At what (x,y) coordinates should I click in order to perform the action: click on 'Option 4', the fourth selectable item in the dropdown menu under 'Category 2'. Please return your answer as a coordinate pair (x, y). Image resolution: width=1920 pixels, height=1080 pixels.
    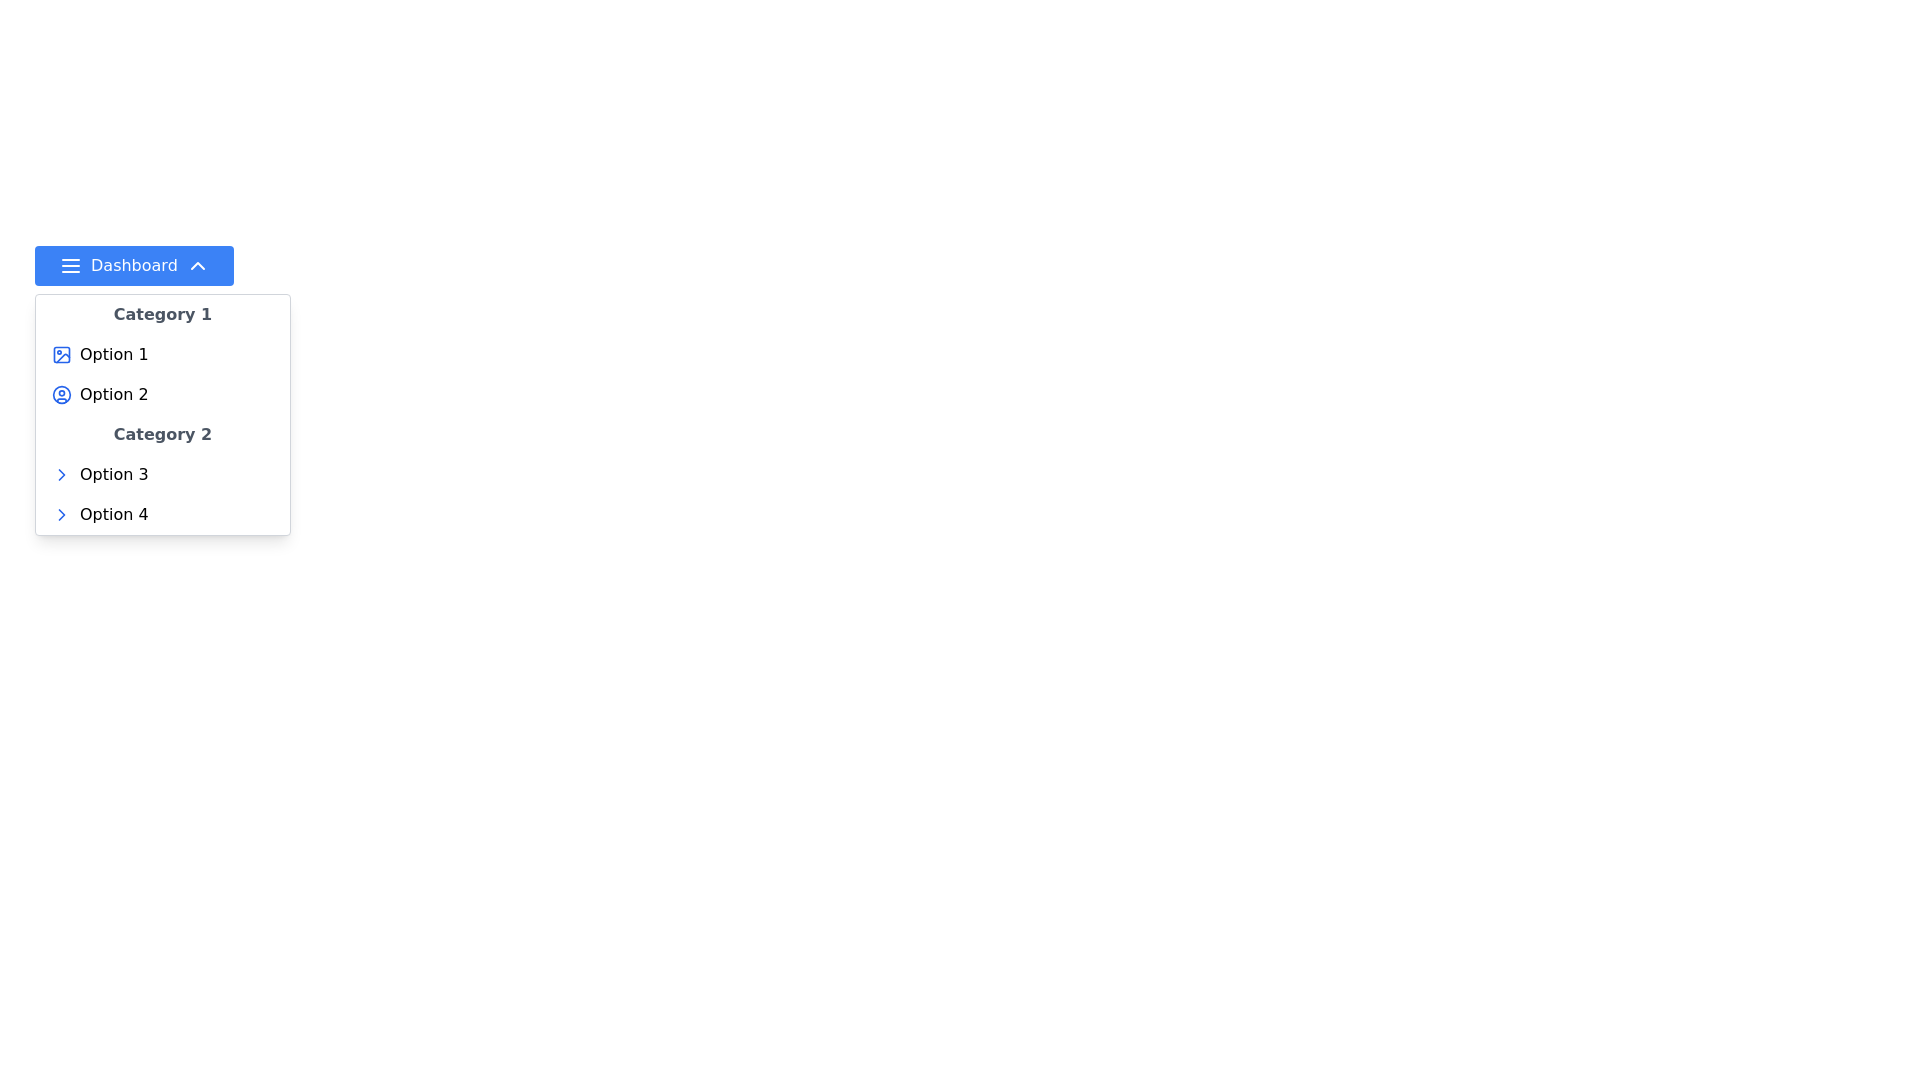
    Looking at the image, I should click on (163, 514).